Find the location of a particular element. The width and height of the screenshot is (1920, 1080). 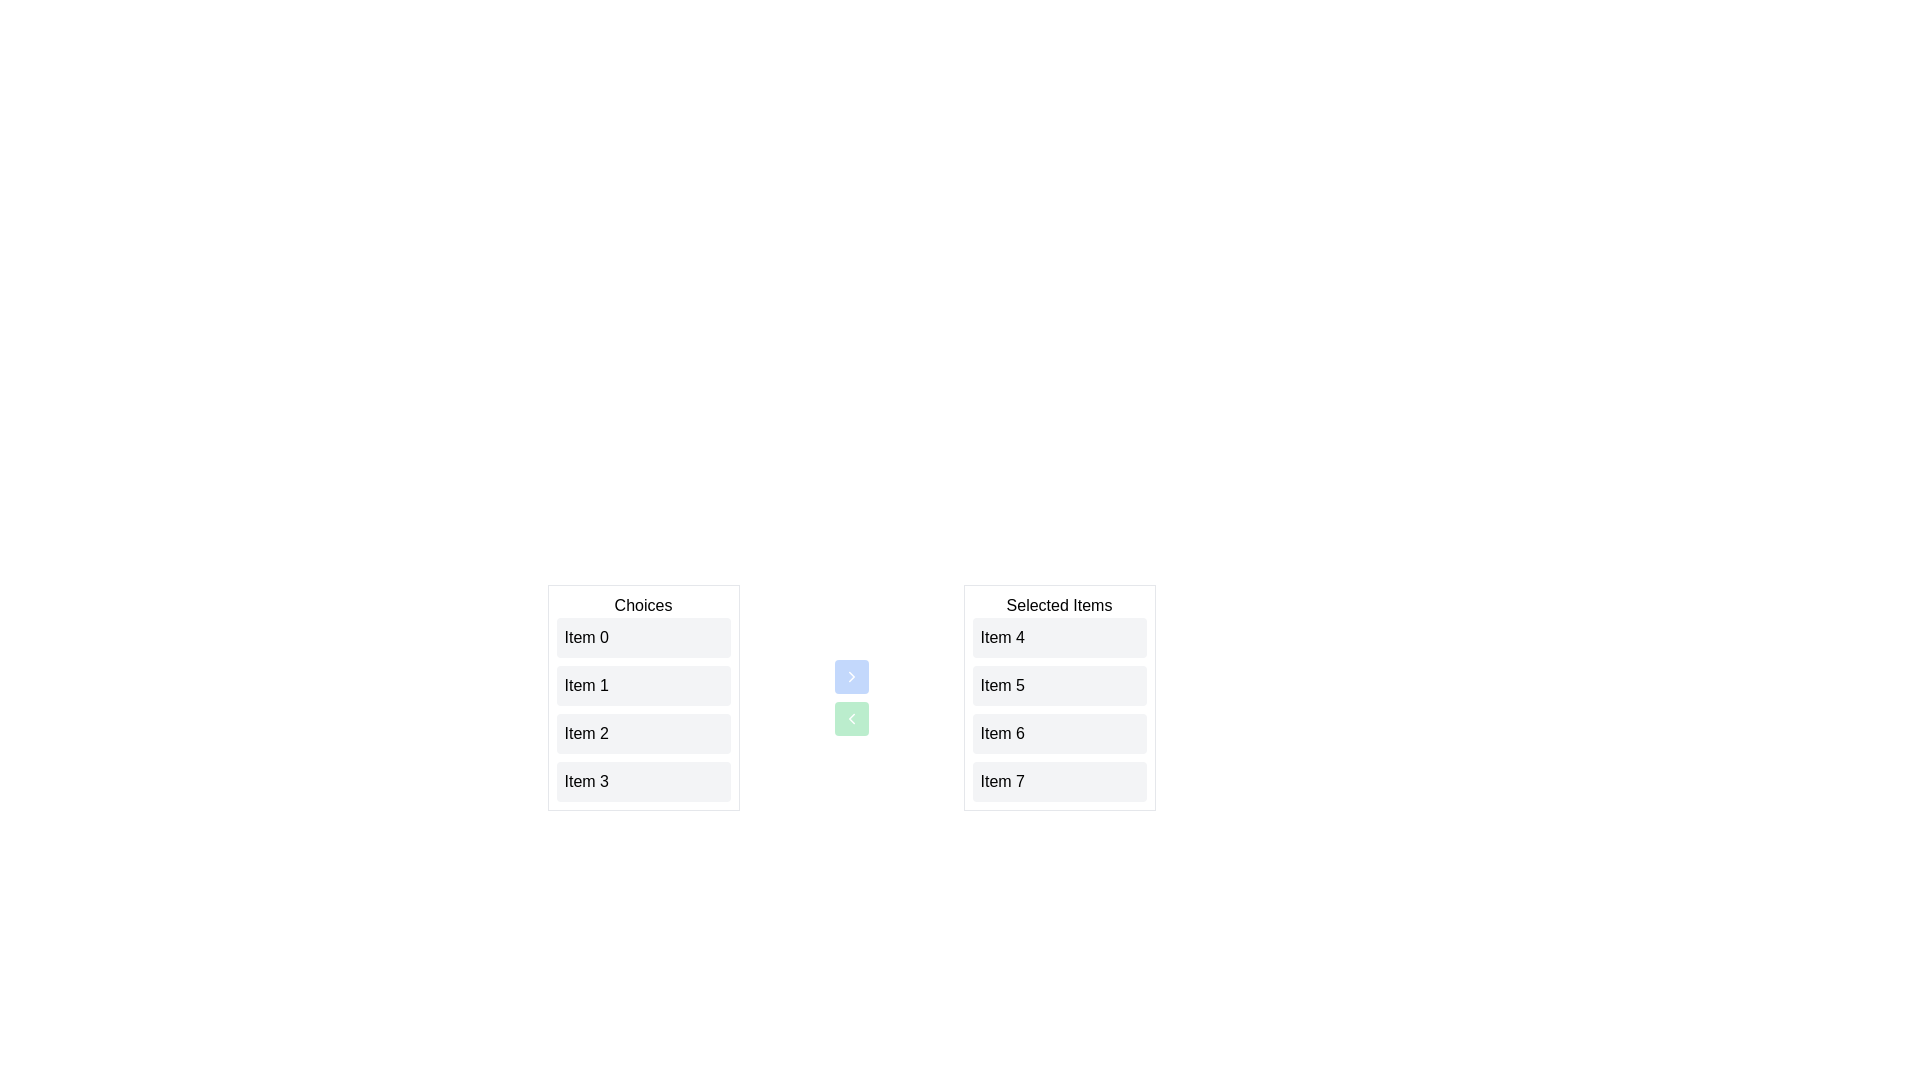

the text label representing 'Item 1' in the selectable list under the header 'Choices' is located at coordinates (585, 685).